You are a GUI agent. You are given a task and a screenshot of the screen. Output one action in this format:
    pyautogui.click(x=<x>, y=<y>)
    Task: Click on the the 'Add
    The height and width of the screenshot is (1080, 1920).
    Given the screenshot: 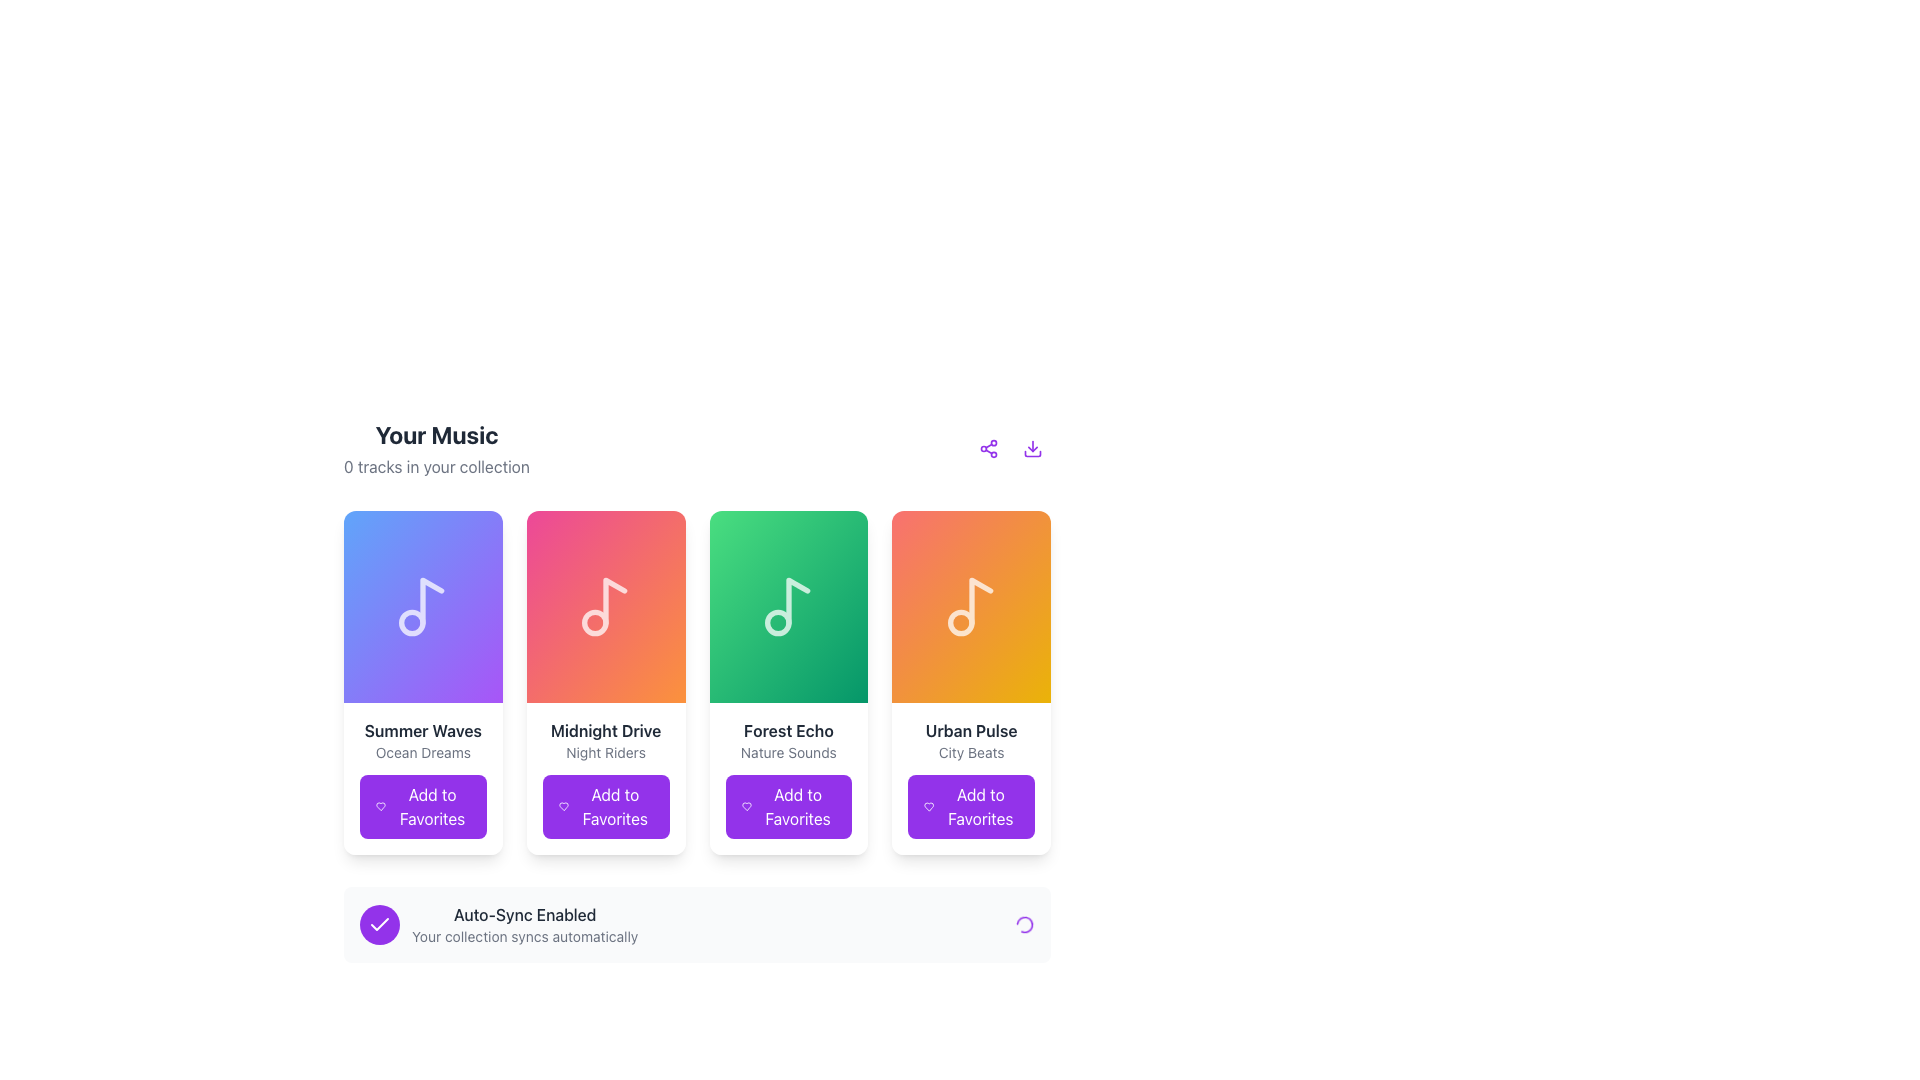 What is the action you would take?
    pyautogui.click(x=613, y=805)
    